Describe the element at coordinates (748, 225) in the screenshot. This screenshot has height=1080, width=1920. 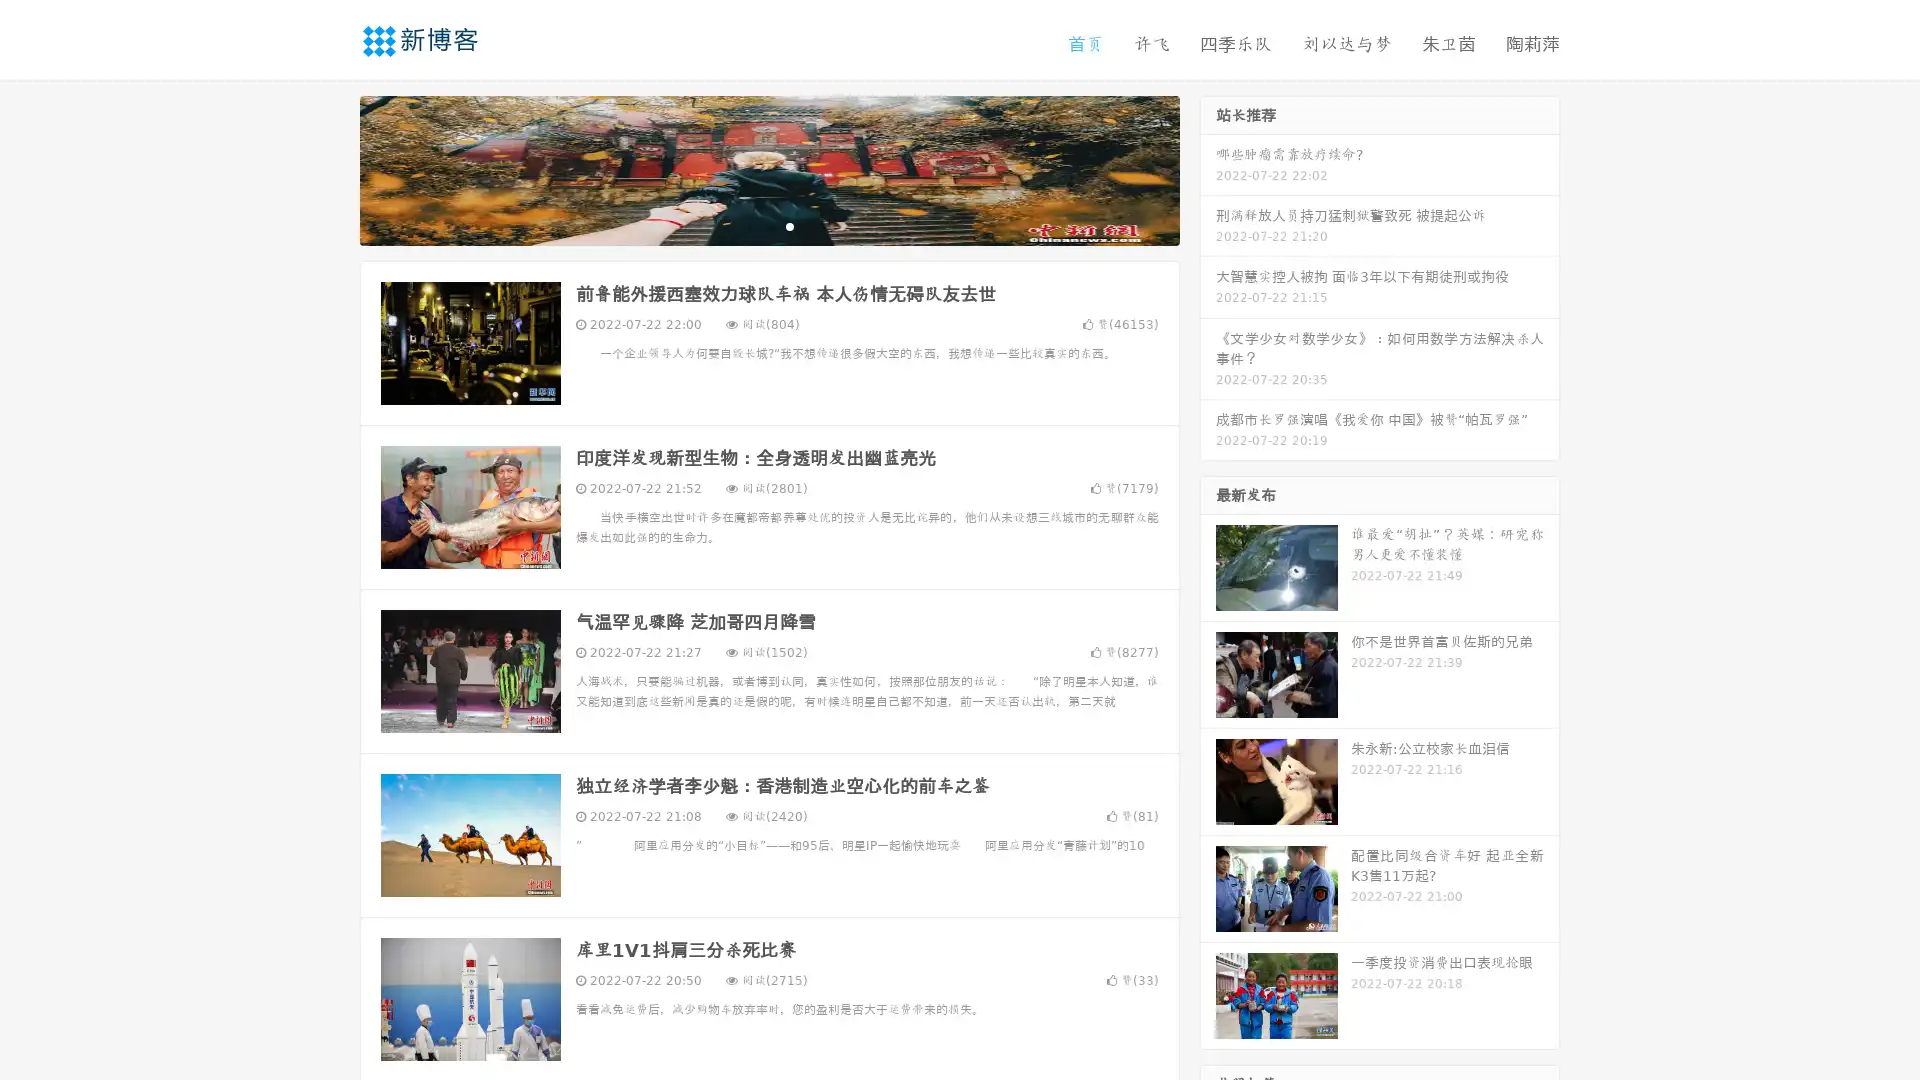
I see `Go to slide 1` at that location.